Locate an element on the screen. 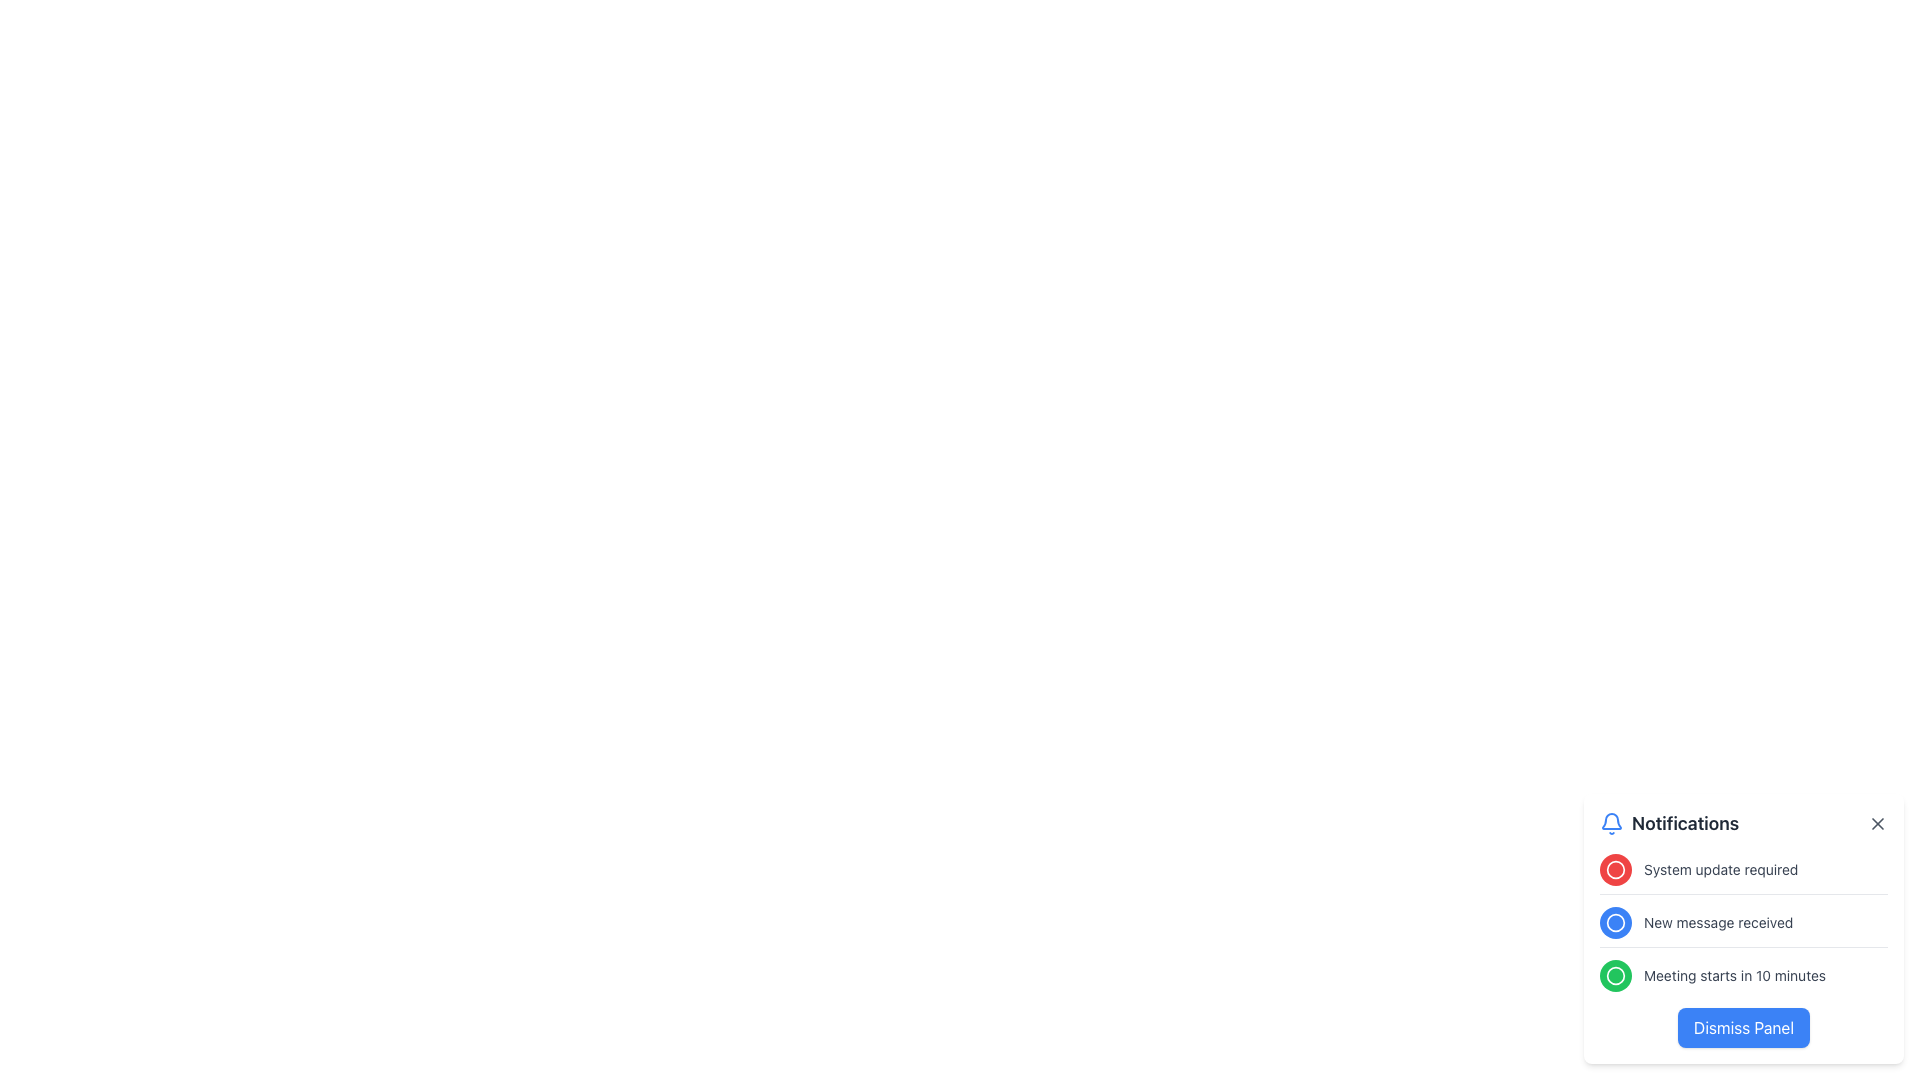 Image resolution: width=1920 pixels, height=1080 pixels. the dismiss icon (×) located in the top-right corner of the notification panel is located at coordinates (1876, 824).